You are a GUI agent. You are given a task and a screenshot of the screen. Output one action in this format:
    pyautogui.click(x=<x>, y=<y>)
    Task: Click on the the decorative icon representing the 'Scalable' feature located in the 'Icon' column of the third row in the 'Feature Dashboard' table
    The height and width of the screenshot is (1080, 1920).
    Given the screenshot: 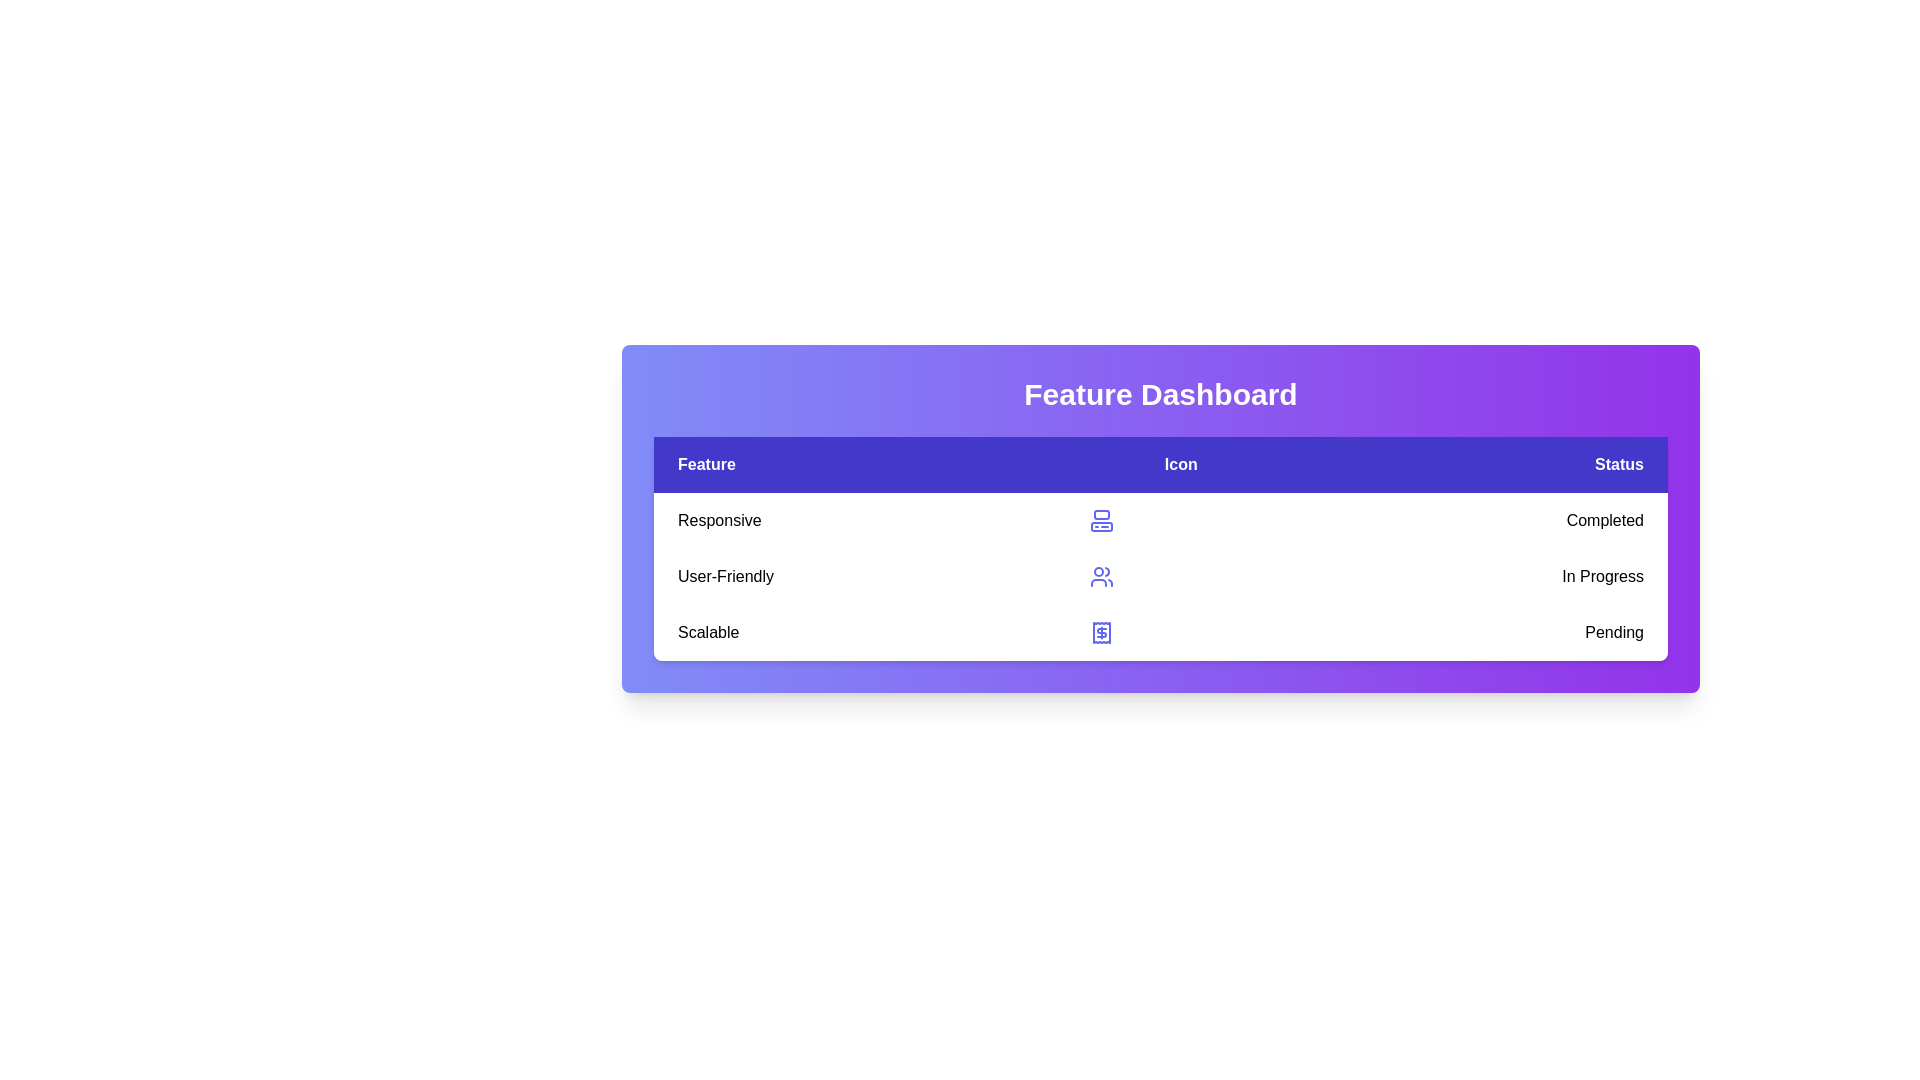 What is the action you would take?
    pyautogui.click(x=1100, y=632)
    